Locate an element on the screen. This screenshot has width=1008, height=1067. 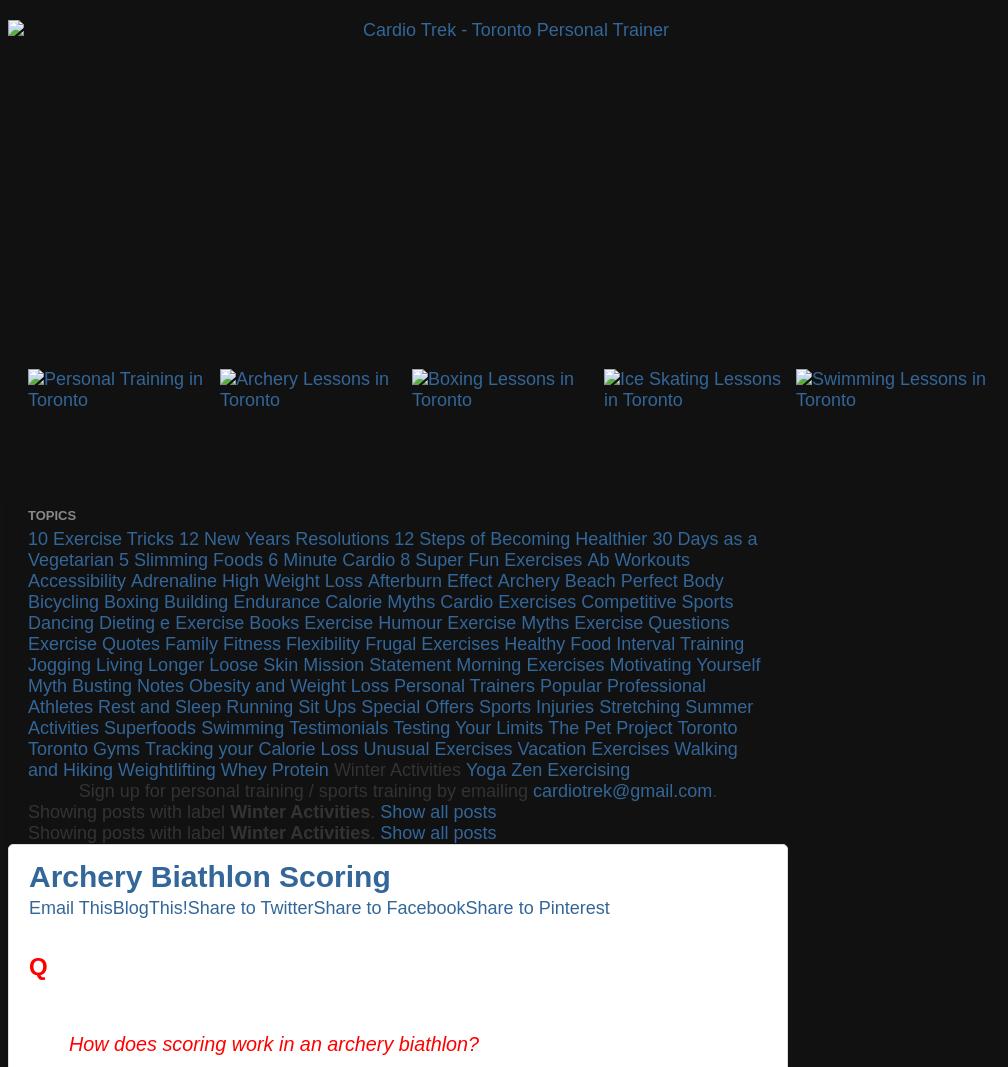
'Whey Protein' is located at coordinates (220, 768).